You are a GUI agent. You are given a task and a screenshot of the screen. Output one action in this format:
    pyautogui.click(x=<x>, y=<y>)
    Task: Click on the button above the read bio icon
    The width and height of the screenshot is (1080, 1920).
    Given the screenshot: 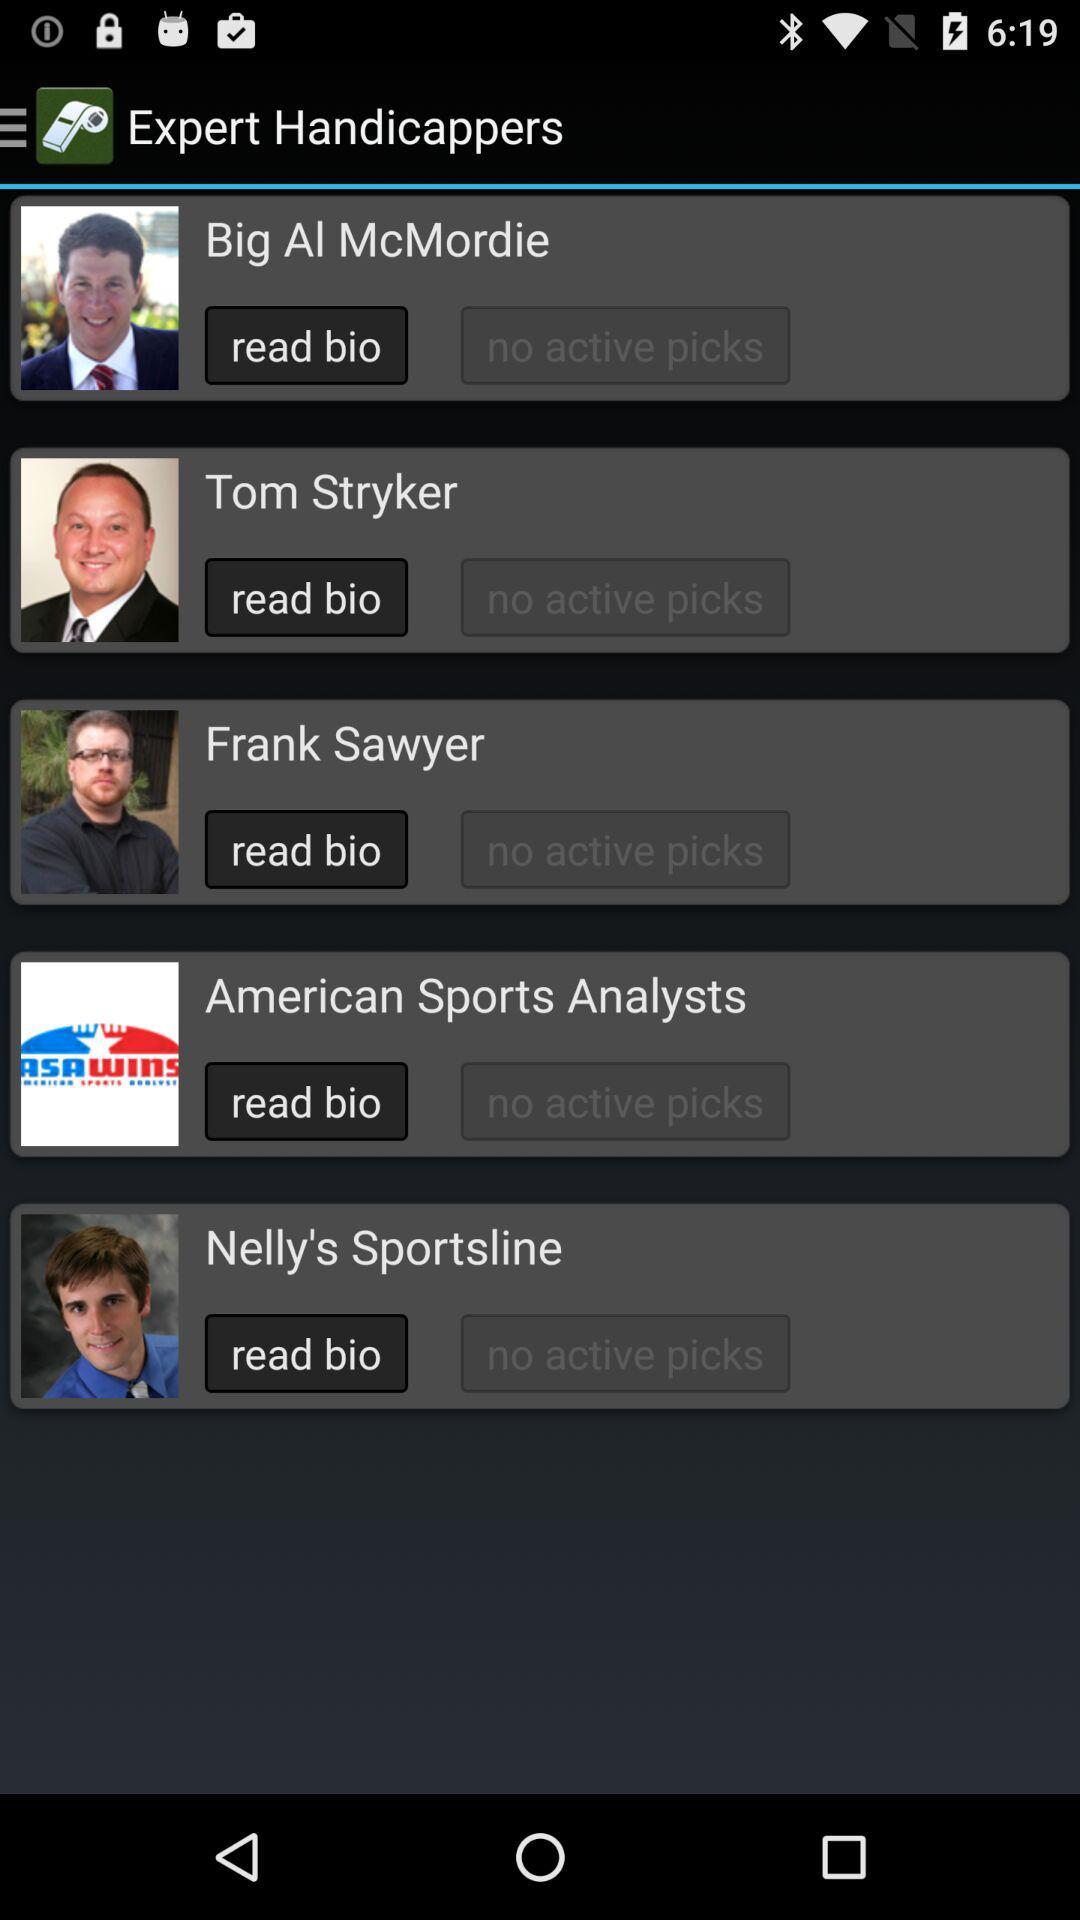 What is the action you would take?
    pyautogui.click(x=383, y=1245)
    